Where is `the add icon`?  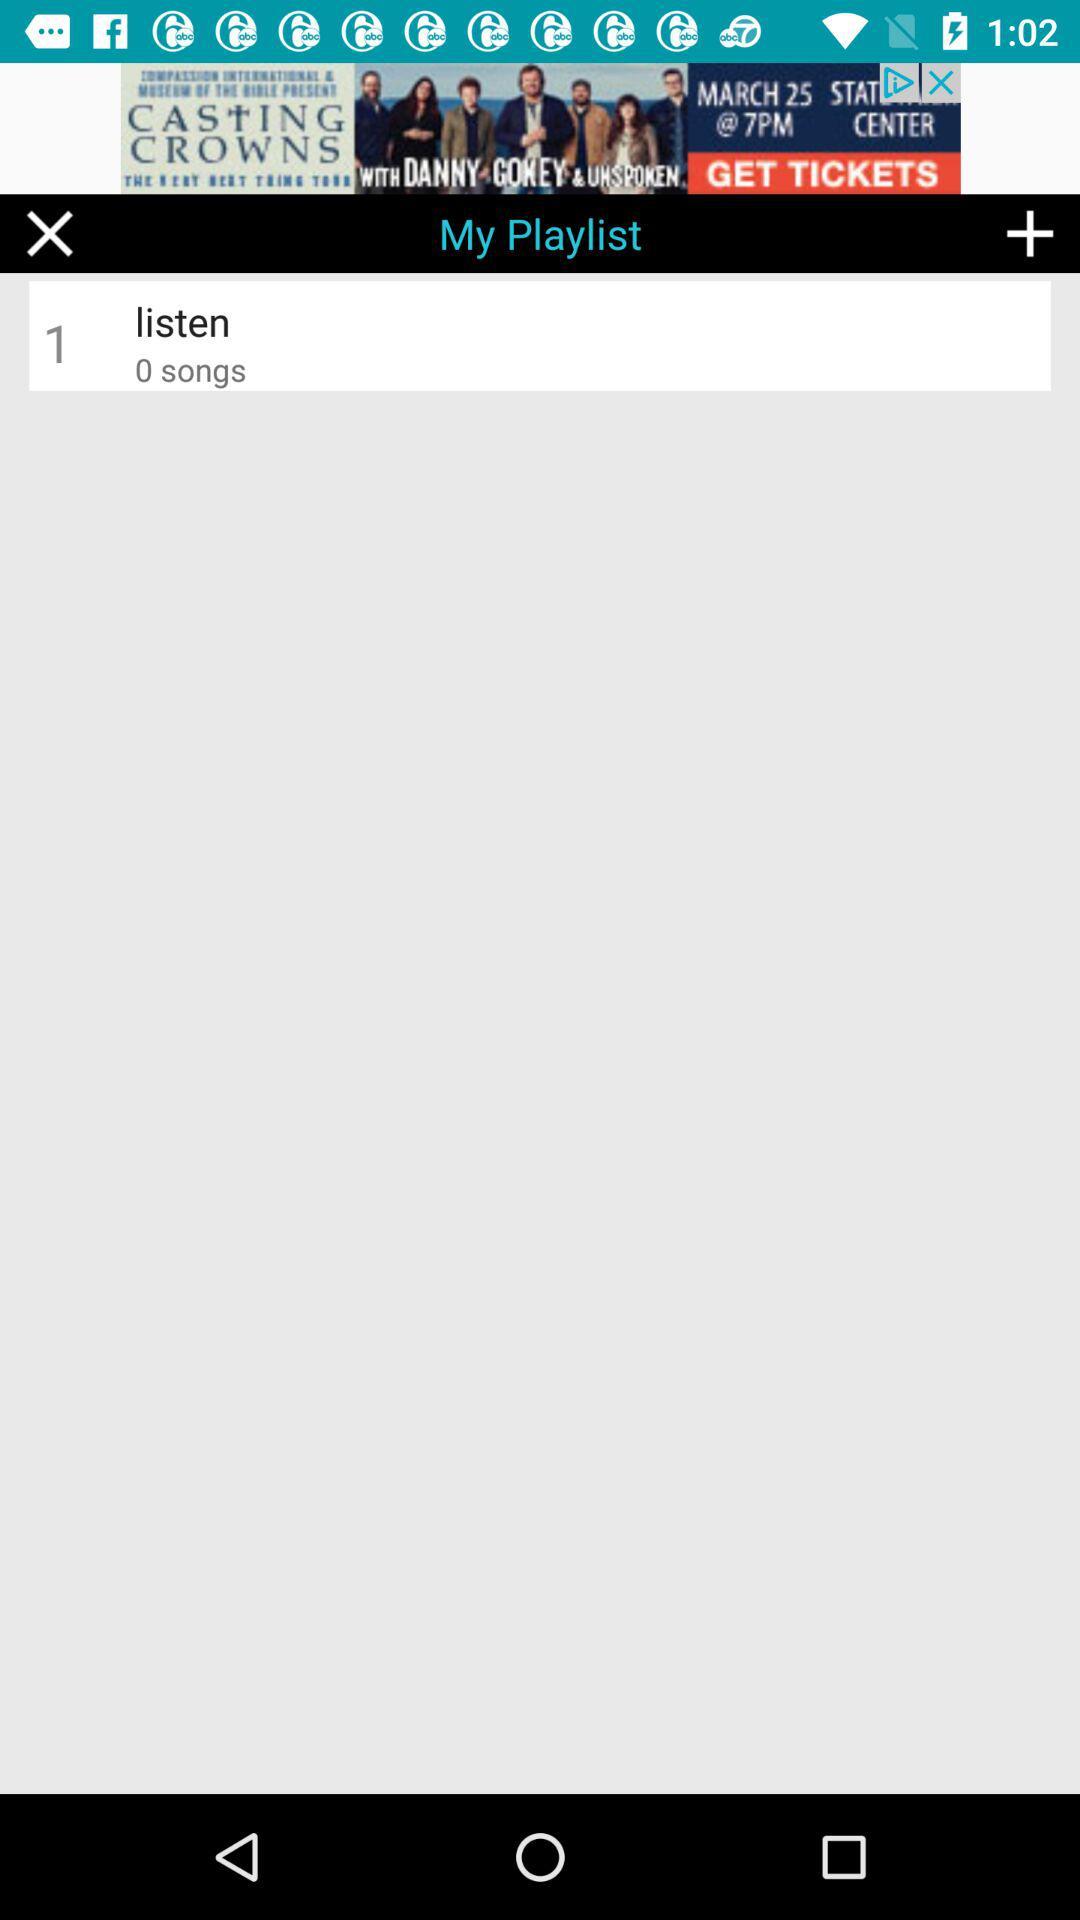 the add icon is located at coordinates (1030, 233).